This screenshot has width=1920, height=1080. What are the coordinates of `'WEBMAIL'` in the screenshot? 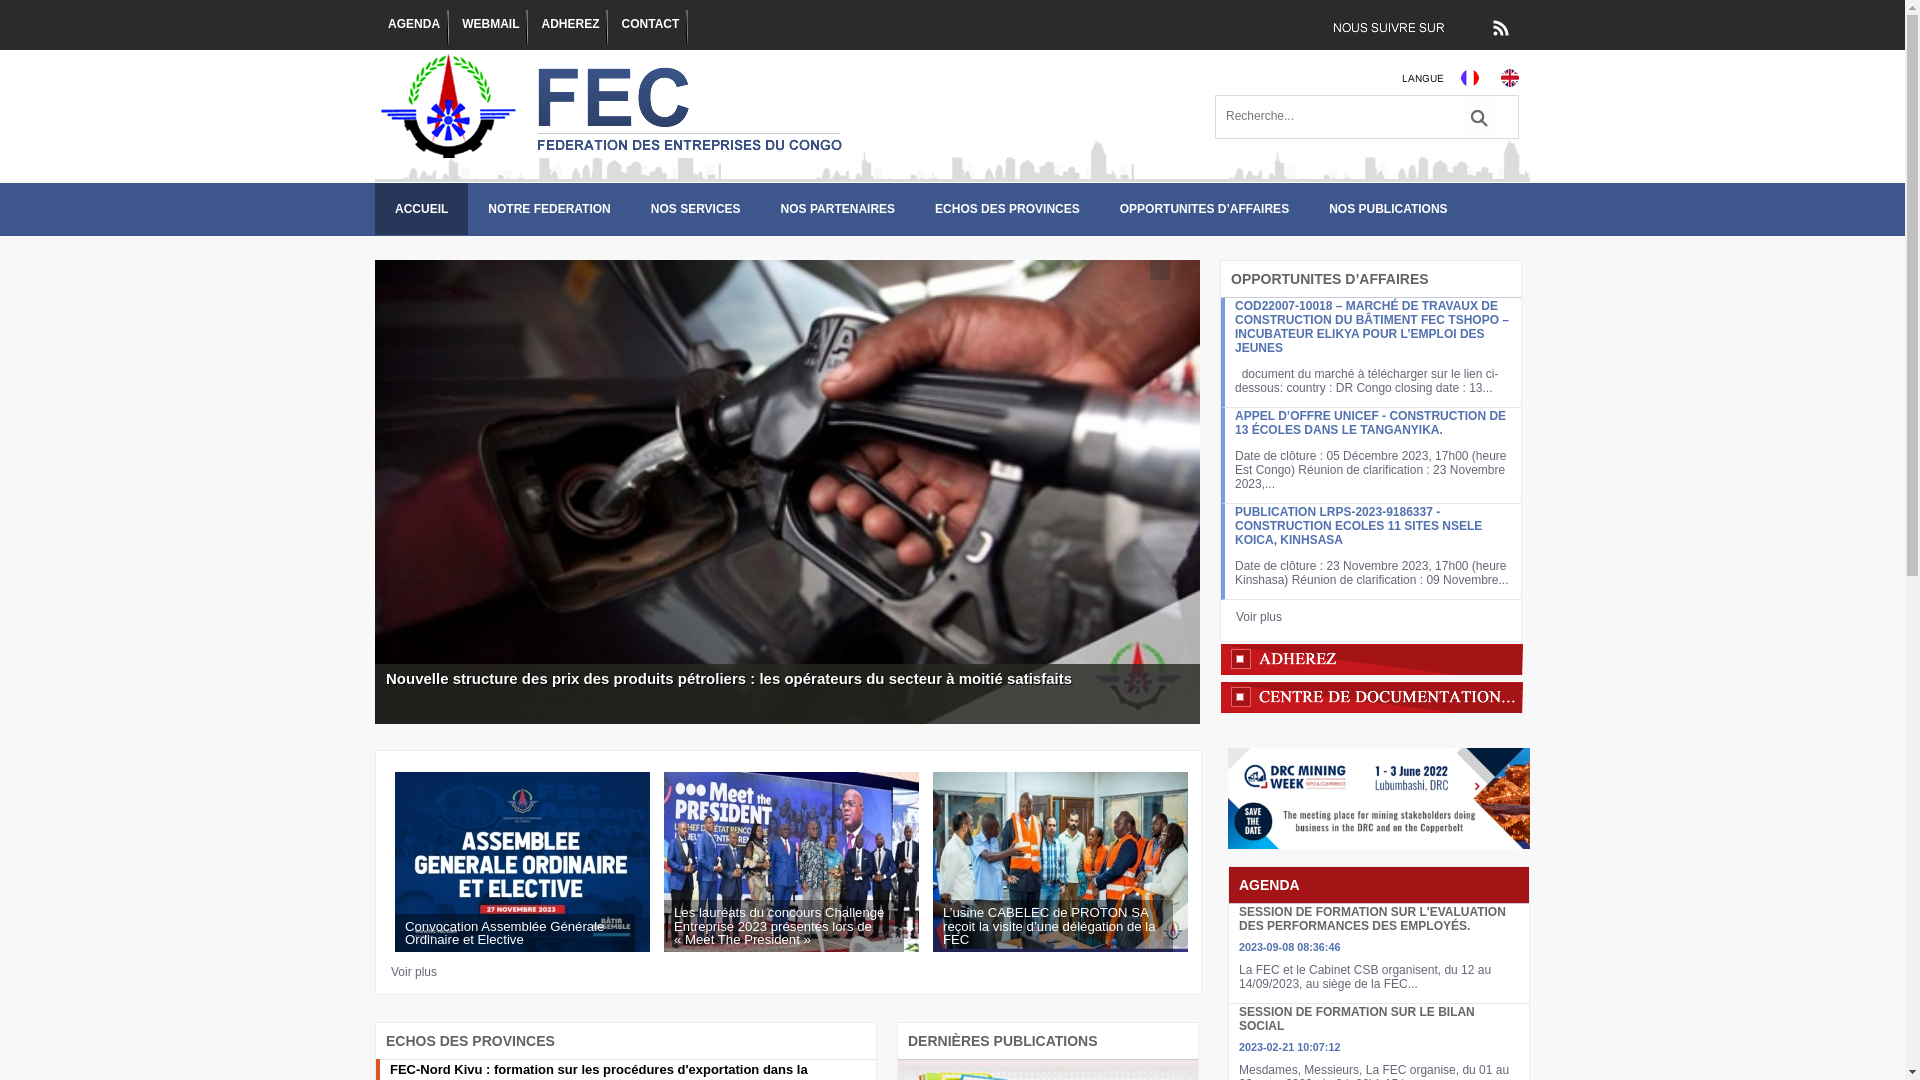 It's located at (459, 27).